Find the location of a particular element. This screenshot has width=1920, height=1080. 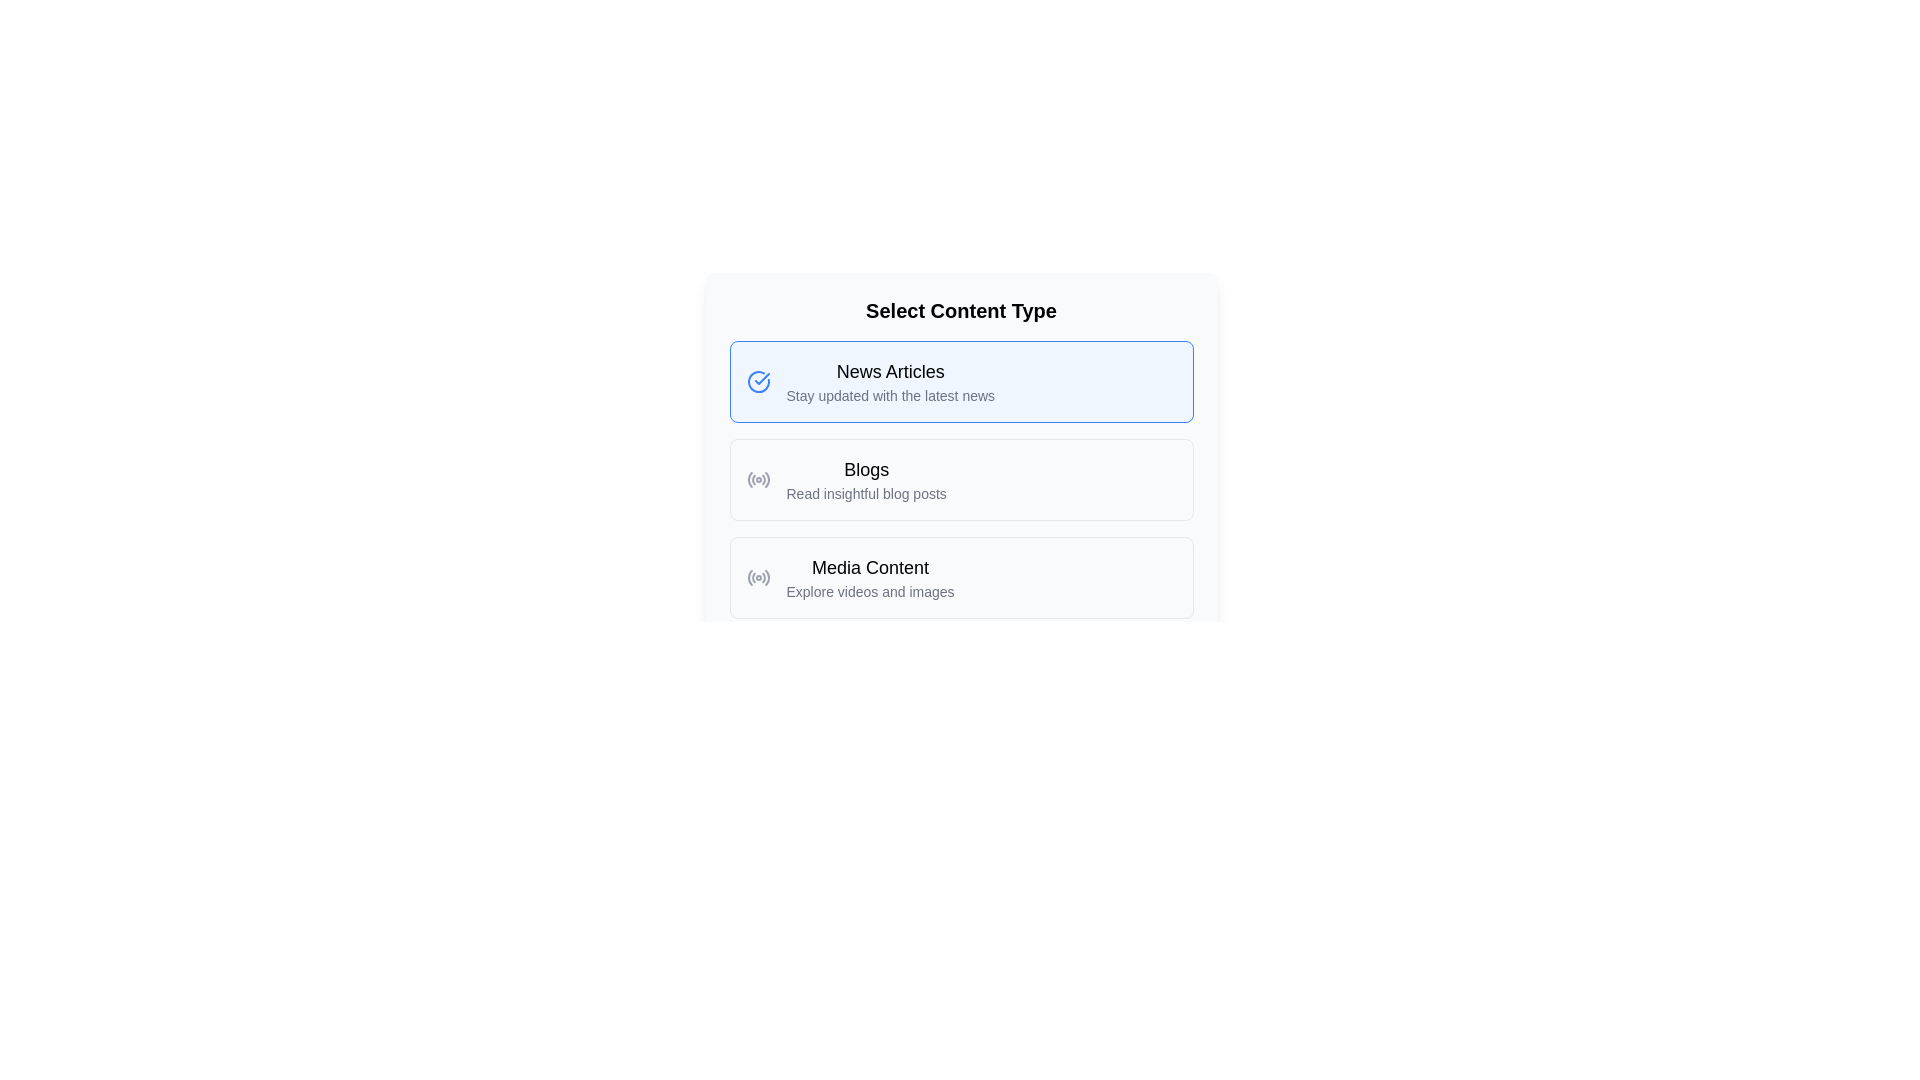

the 'Blogs' text label to trigger tooltip or highlight effects, which serves as a title for the Blogs section is located at coordinates (866, 470).